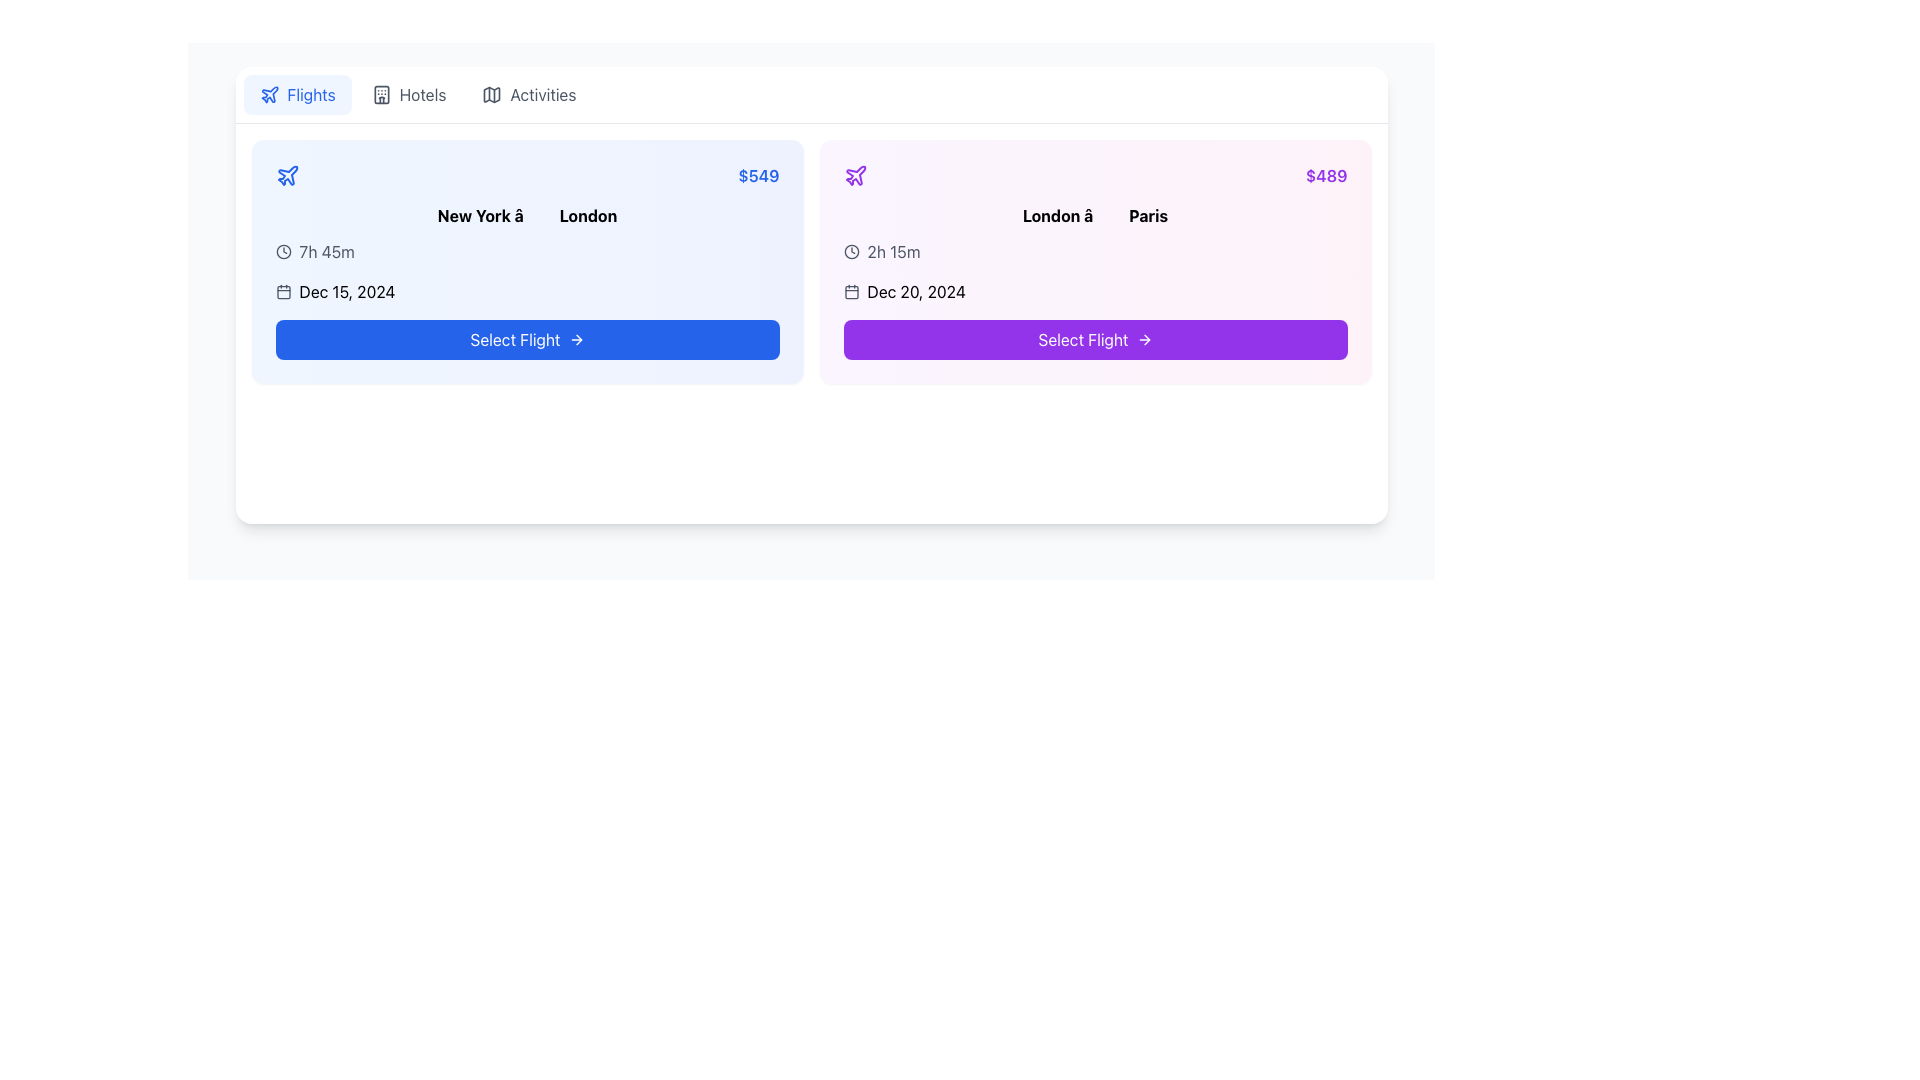  I want to click on date information displayed in the label that shows 'Dec 20, 2024', which is in bold black font and located in the right-hand card, below the time information and next to the calendar icon, so click(915, 292).